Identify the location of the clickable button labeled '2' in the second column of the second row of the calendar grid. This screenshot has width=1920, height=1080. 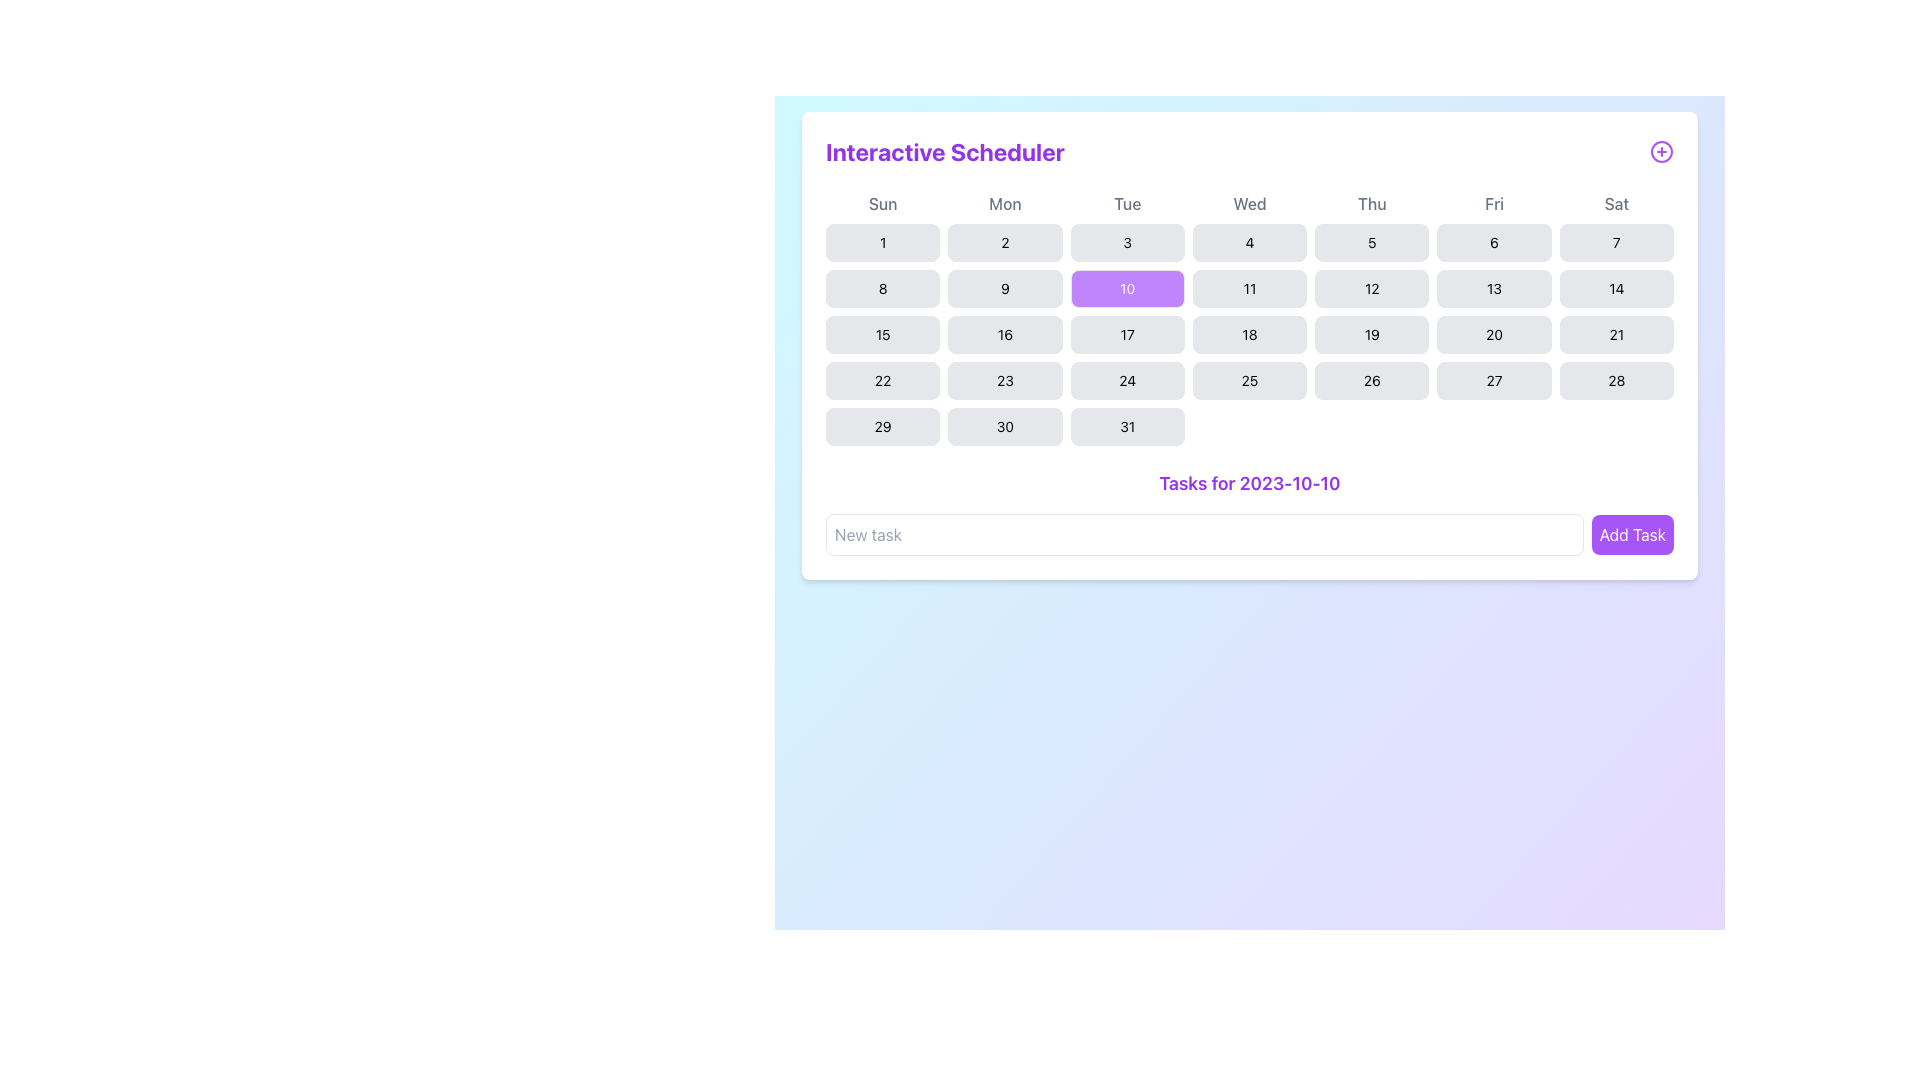
(1005, 242).